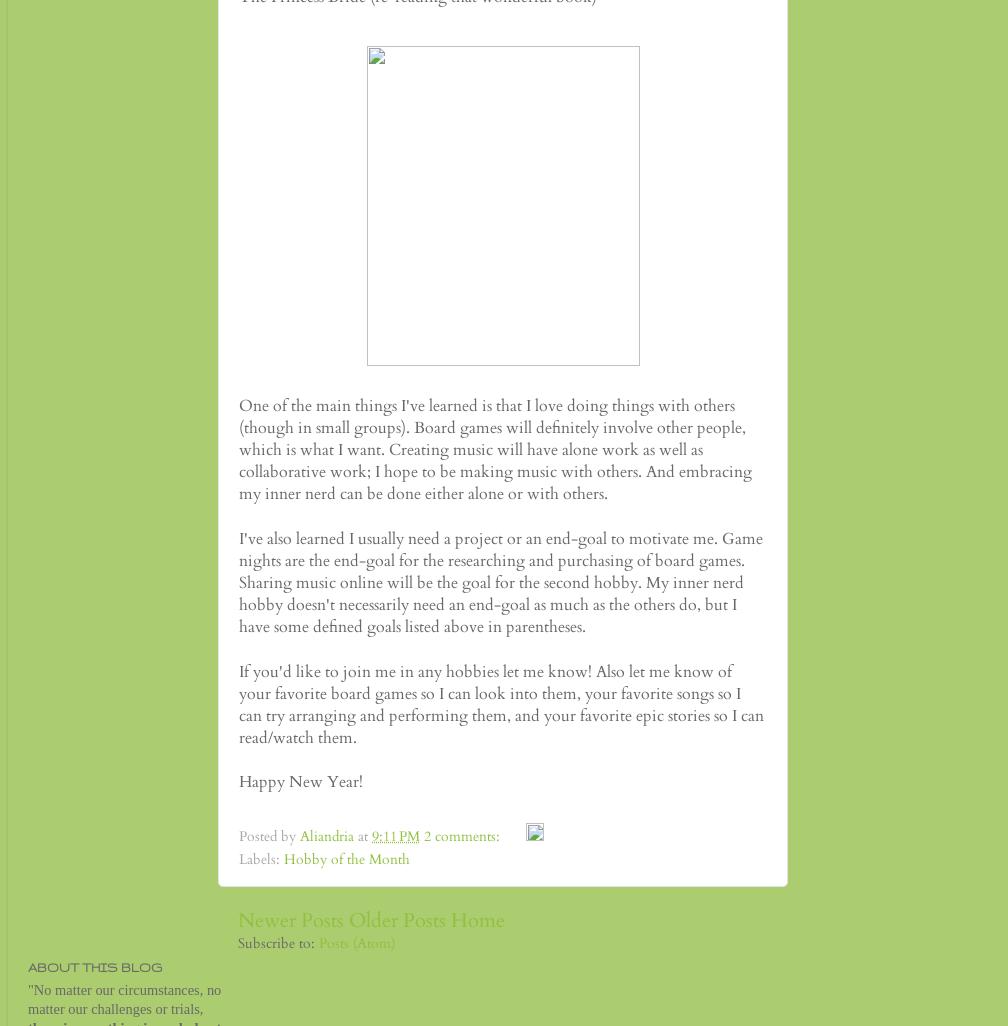 The height and width of the screenshot is (1026, 1008). I want to click on 'Aliandria', so click(299, 836).